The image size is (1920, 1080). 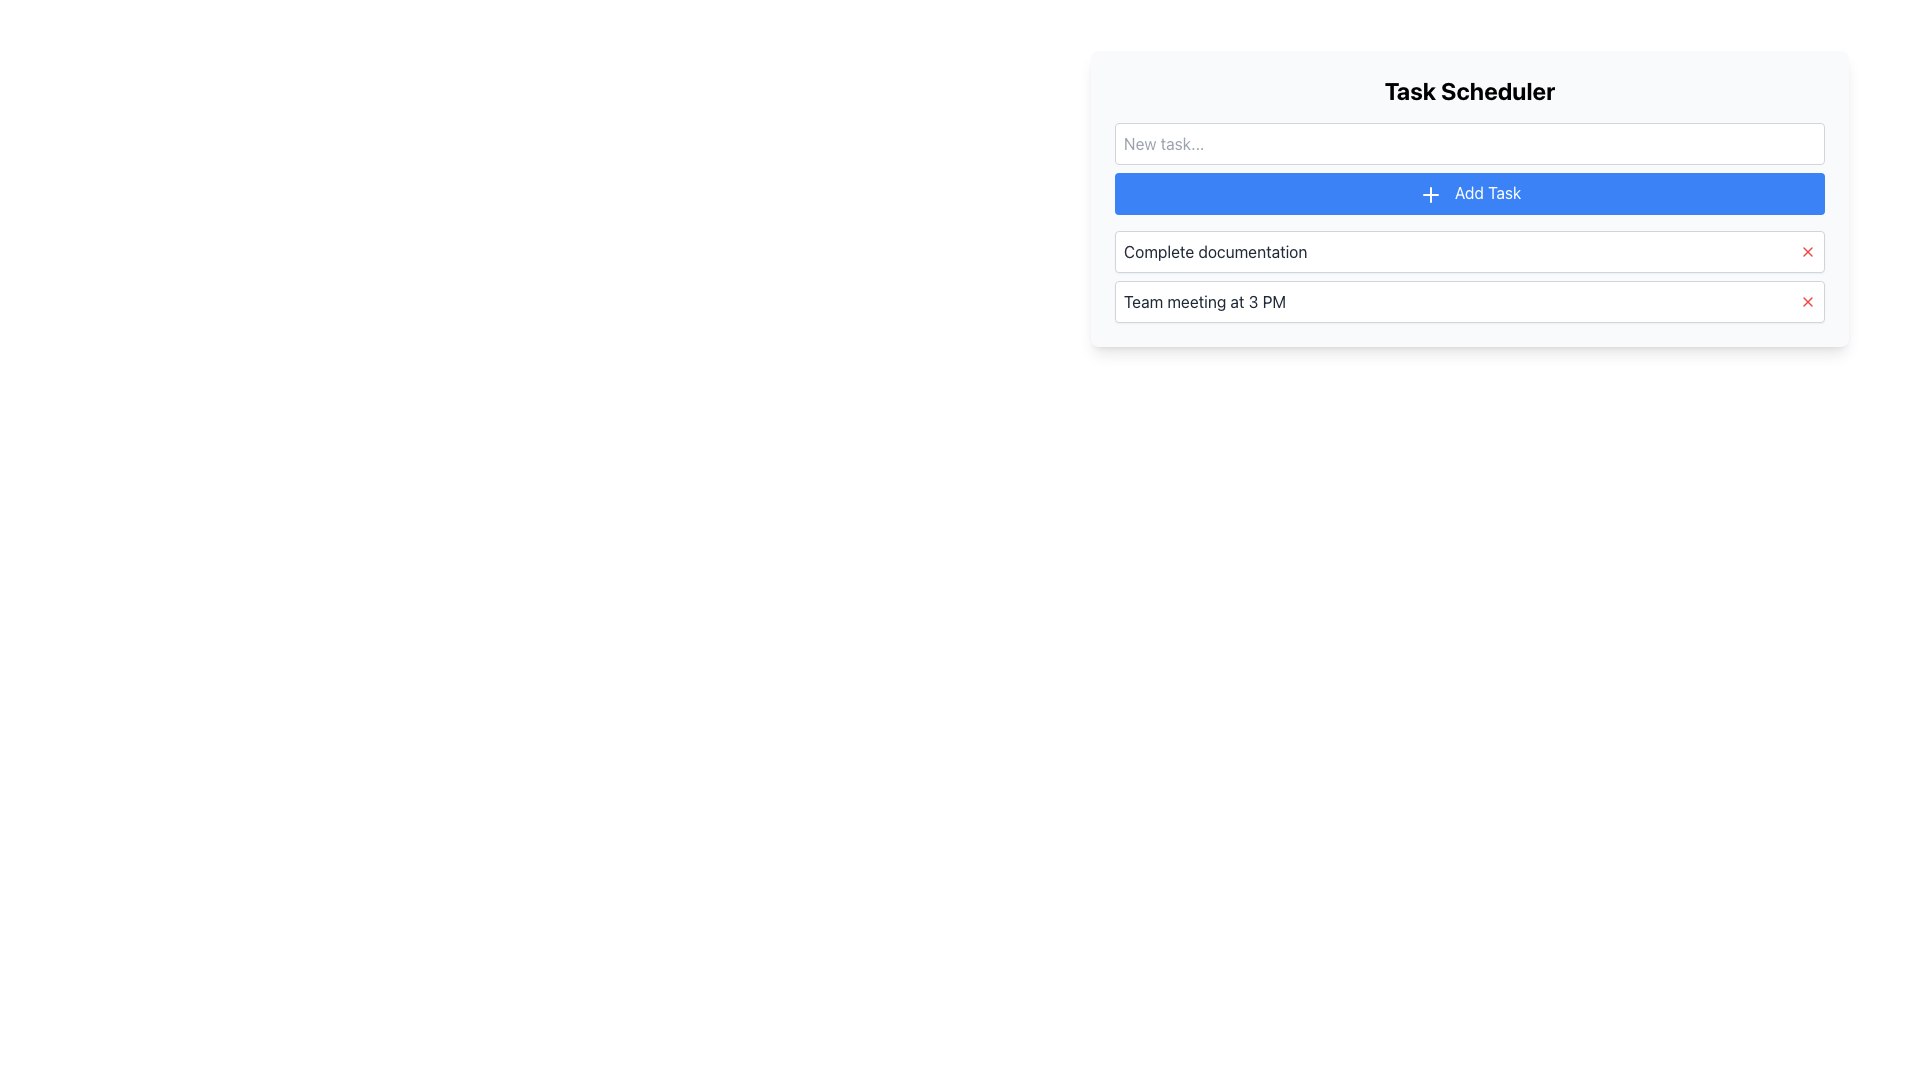 What do you see at coordinates (1808, 249) in the screenshot?
I see `the delete button for the task 'Complete documentation'` at bounding box center [1808, 249].